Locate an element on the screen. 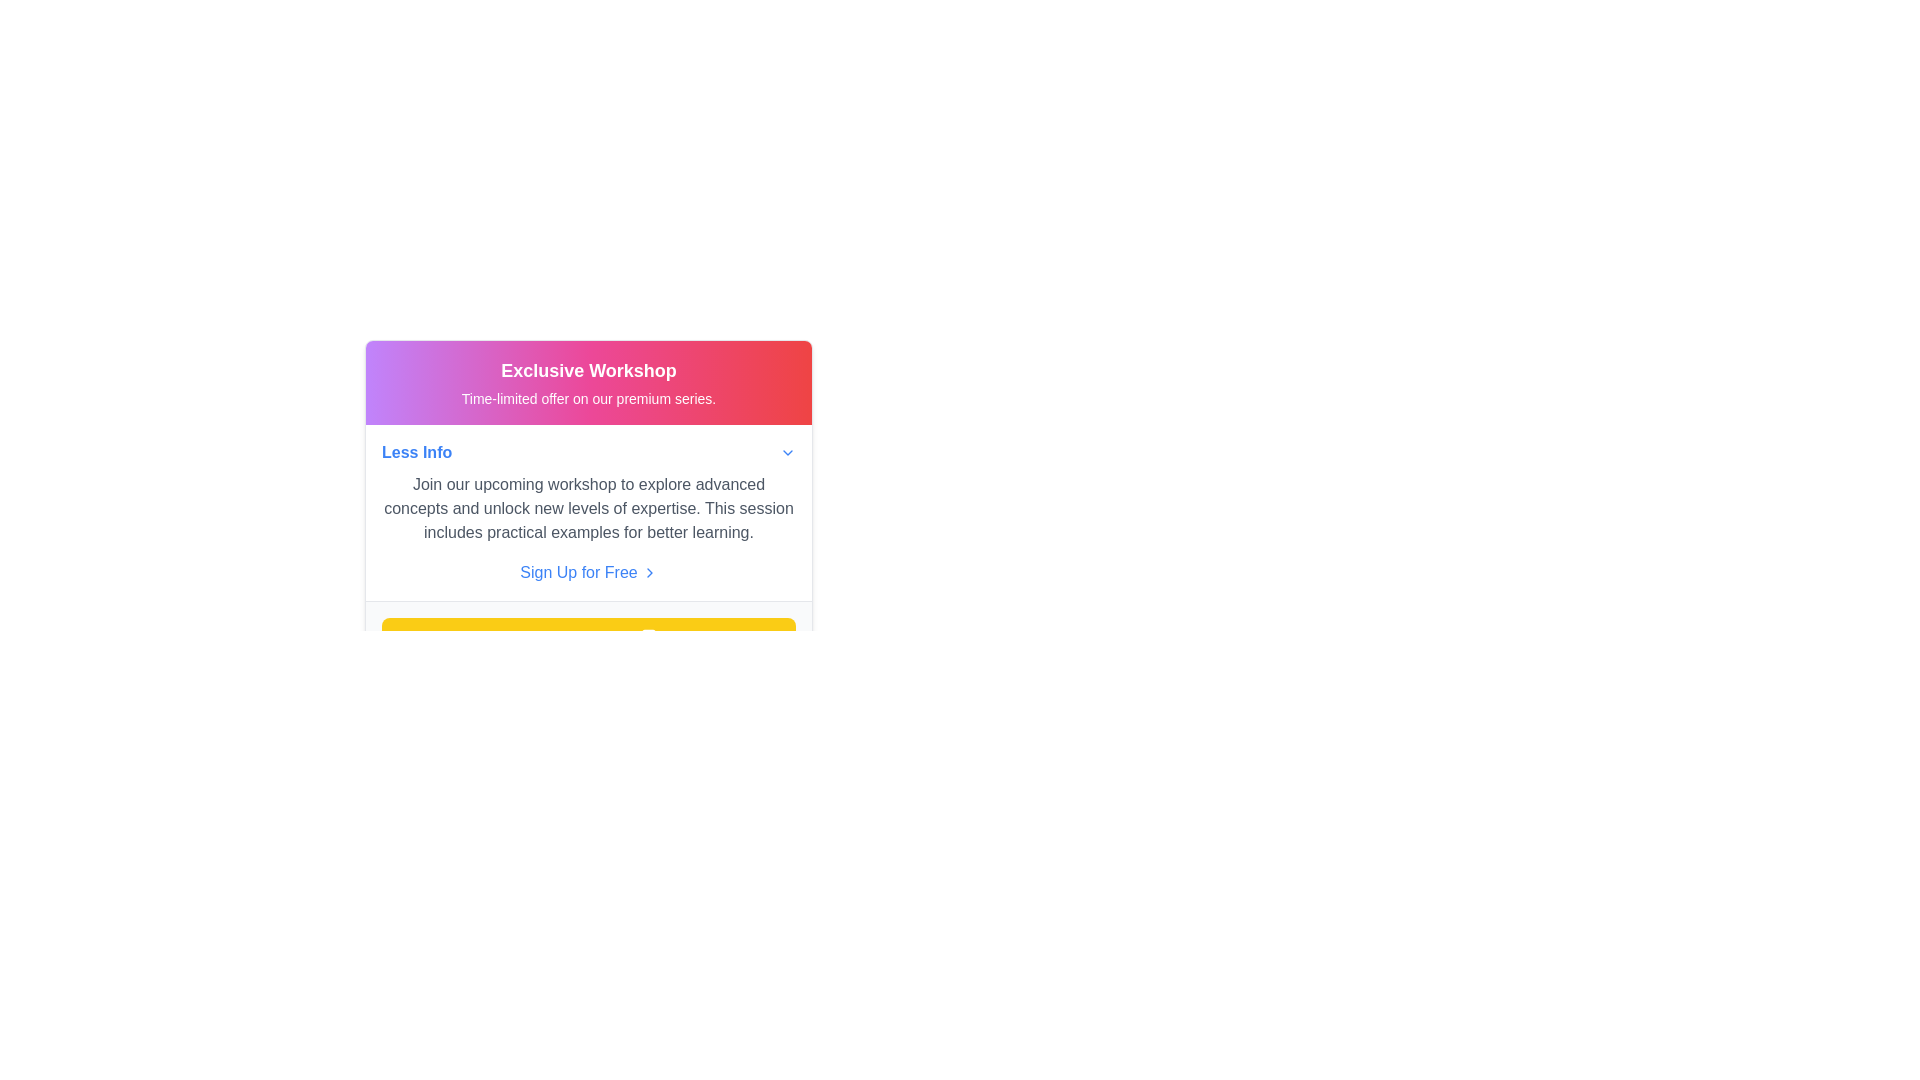 This screenshot has height=1080, width=1920. the Text Label that provides additional descriptive or promotional text below the heading 'Exclusive Workshop' is located at coordinates (588, 398).